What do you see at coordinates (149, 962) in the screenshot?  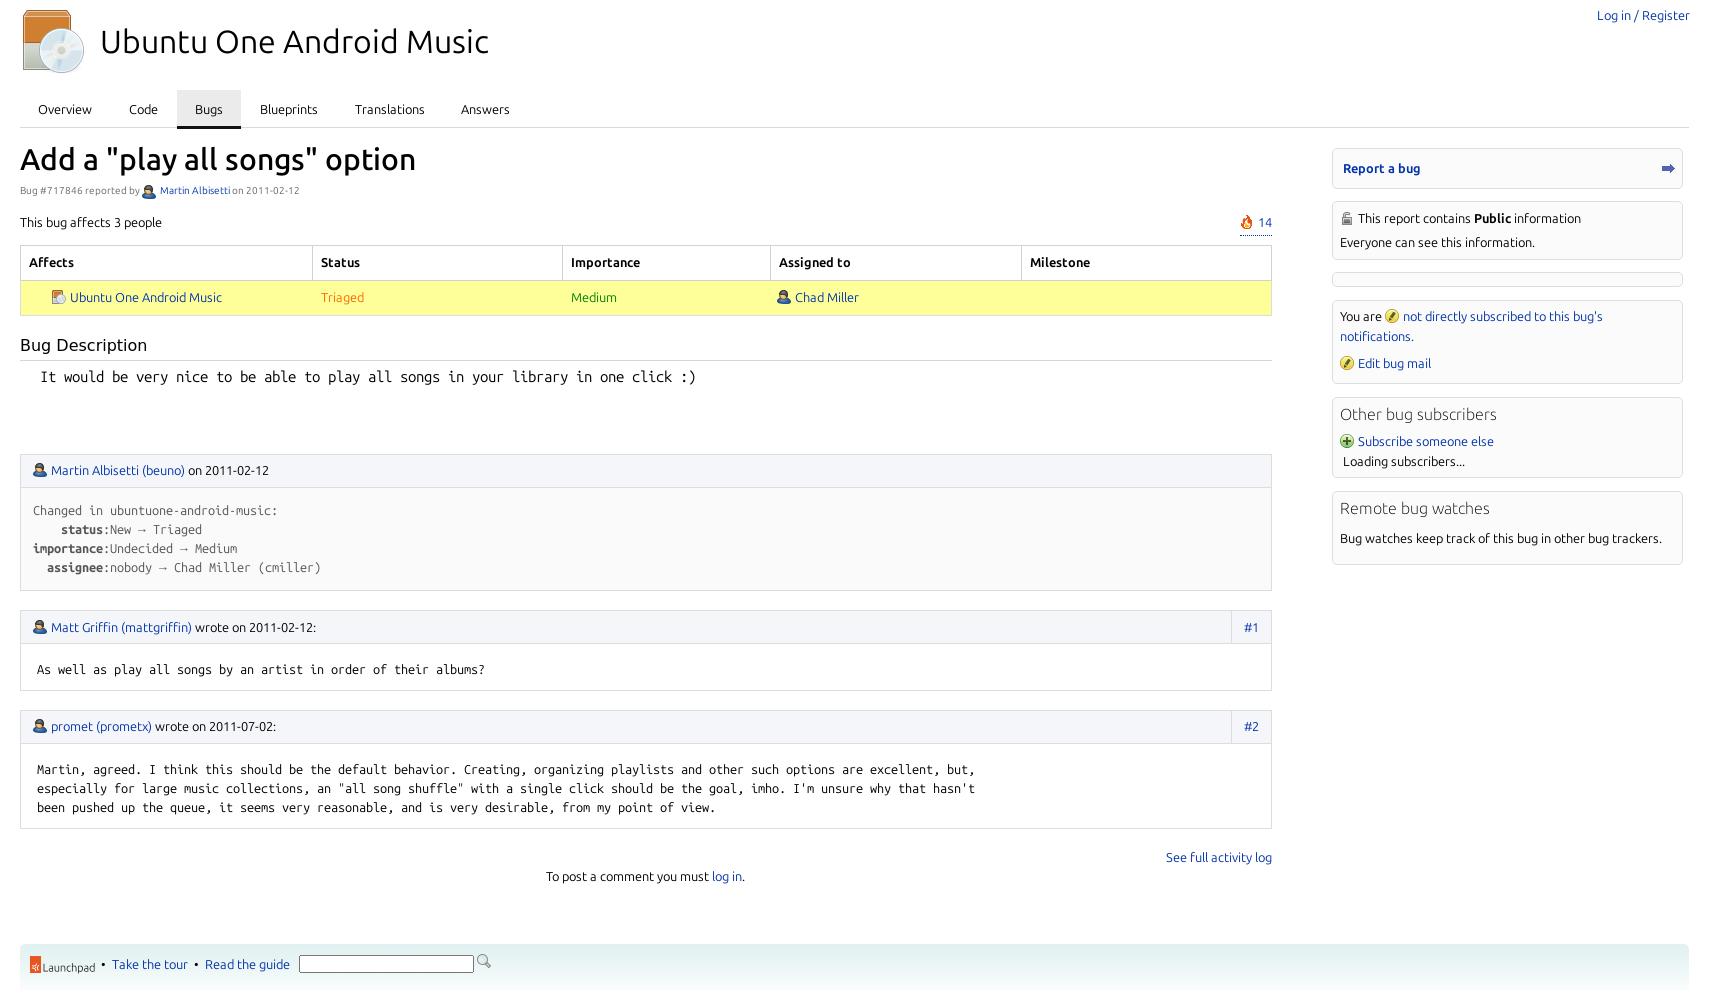 I see `'Take the tour'` at bounding box center [149, 962].